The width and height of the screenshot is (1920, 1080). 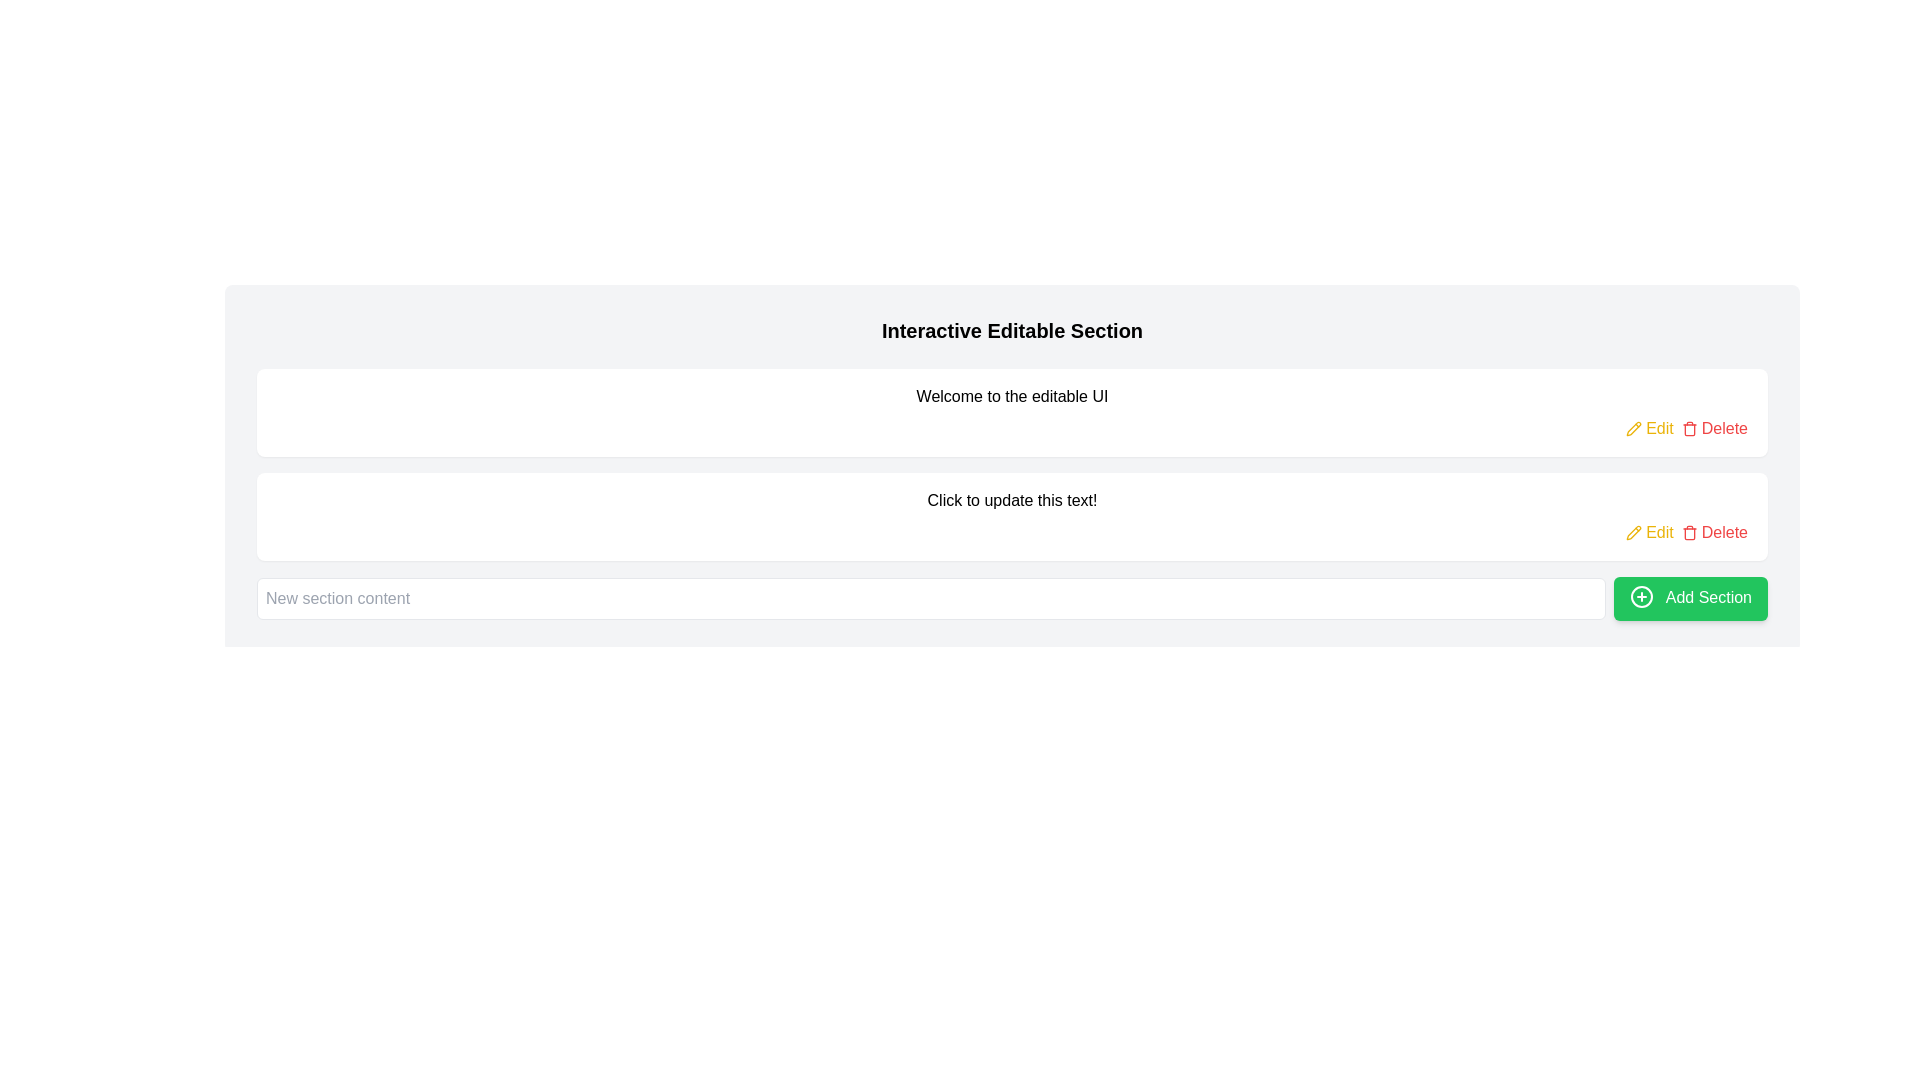 I want to click on the circular SVG component with a plus icon that is part of the 'Add Section' button located in the bottom-right area of the interface, so click(x=1642, y=596).